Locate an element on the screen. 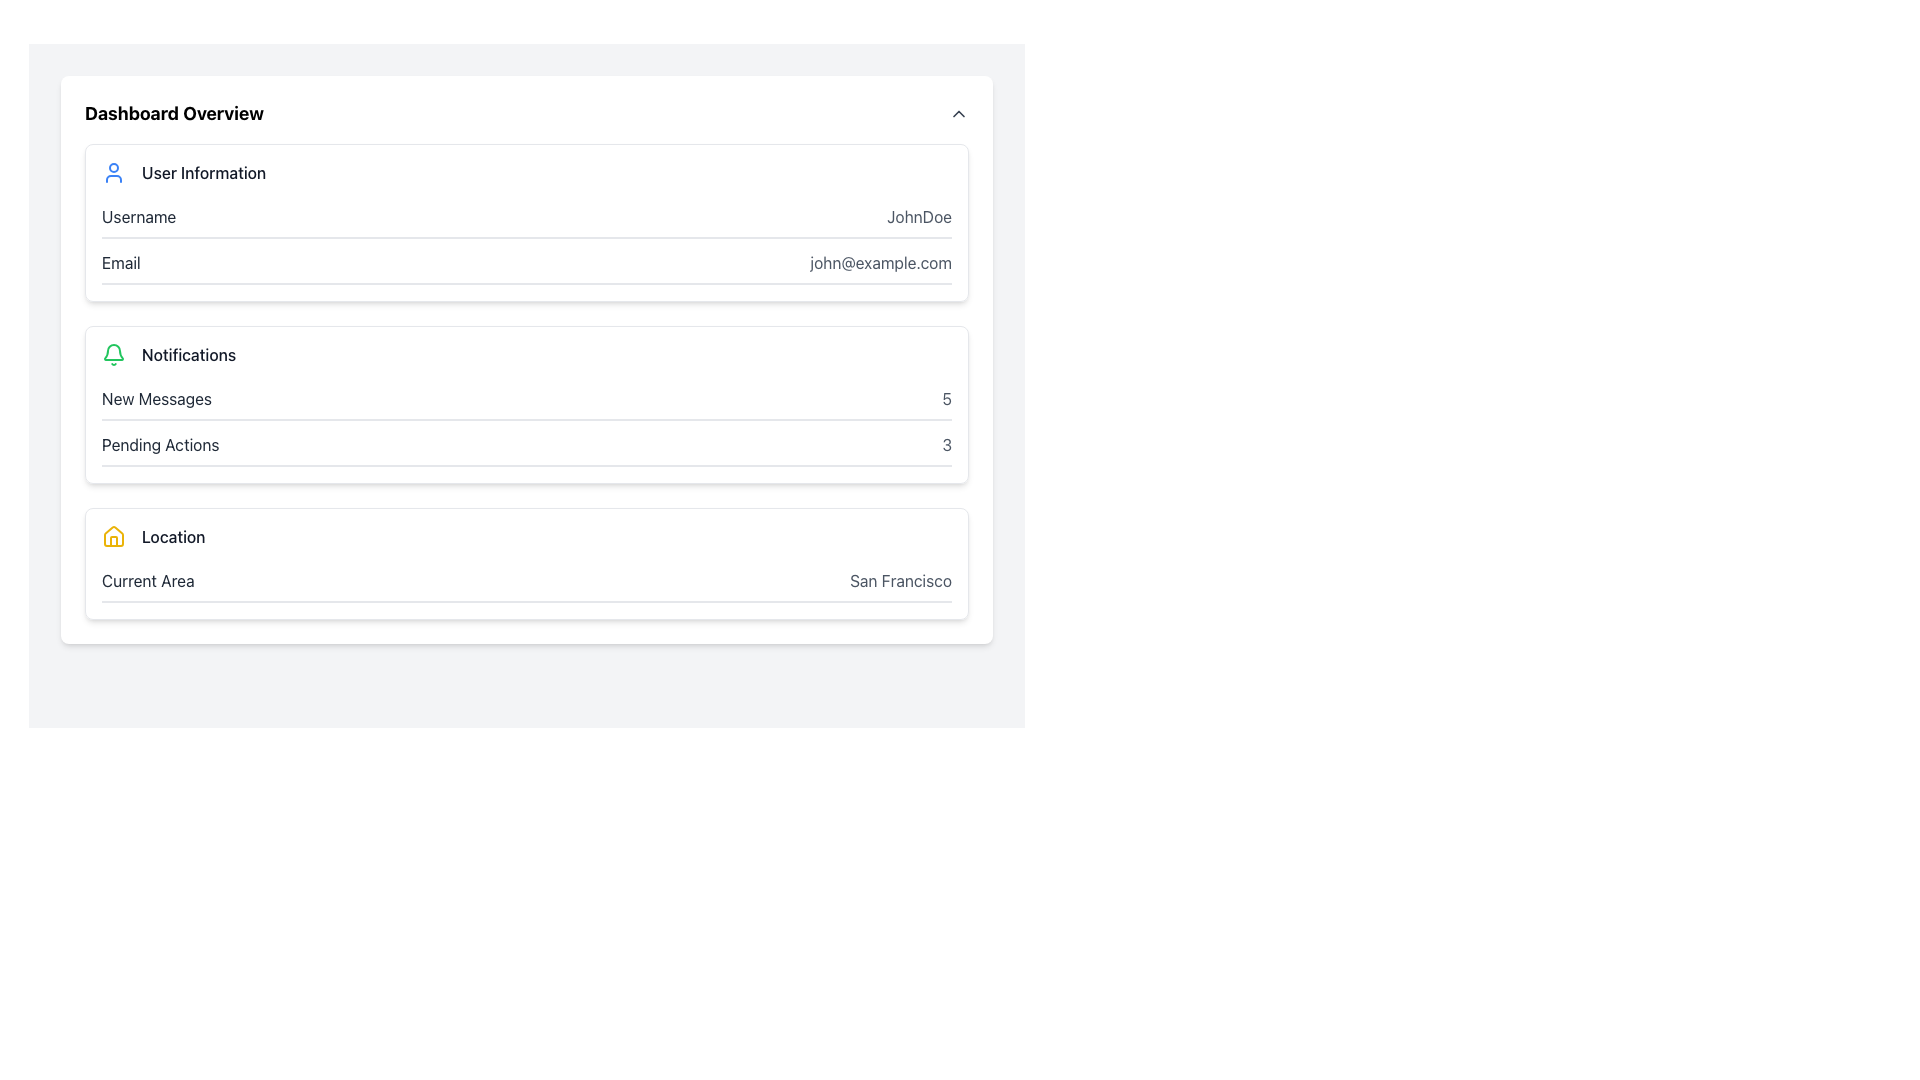  the static text label that identifies the current area, located in the bottom section of the interface to the right of the yellow house icon is located at coordinates (173, 535).